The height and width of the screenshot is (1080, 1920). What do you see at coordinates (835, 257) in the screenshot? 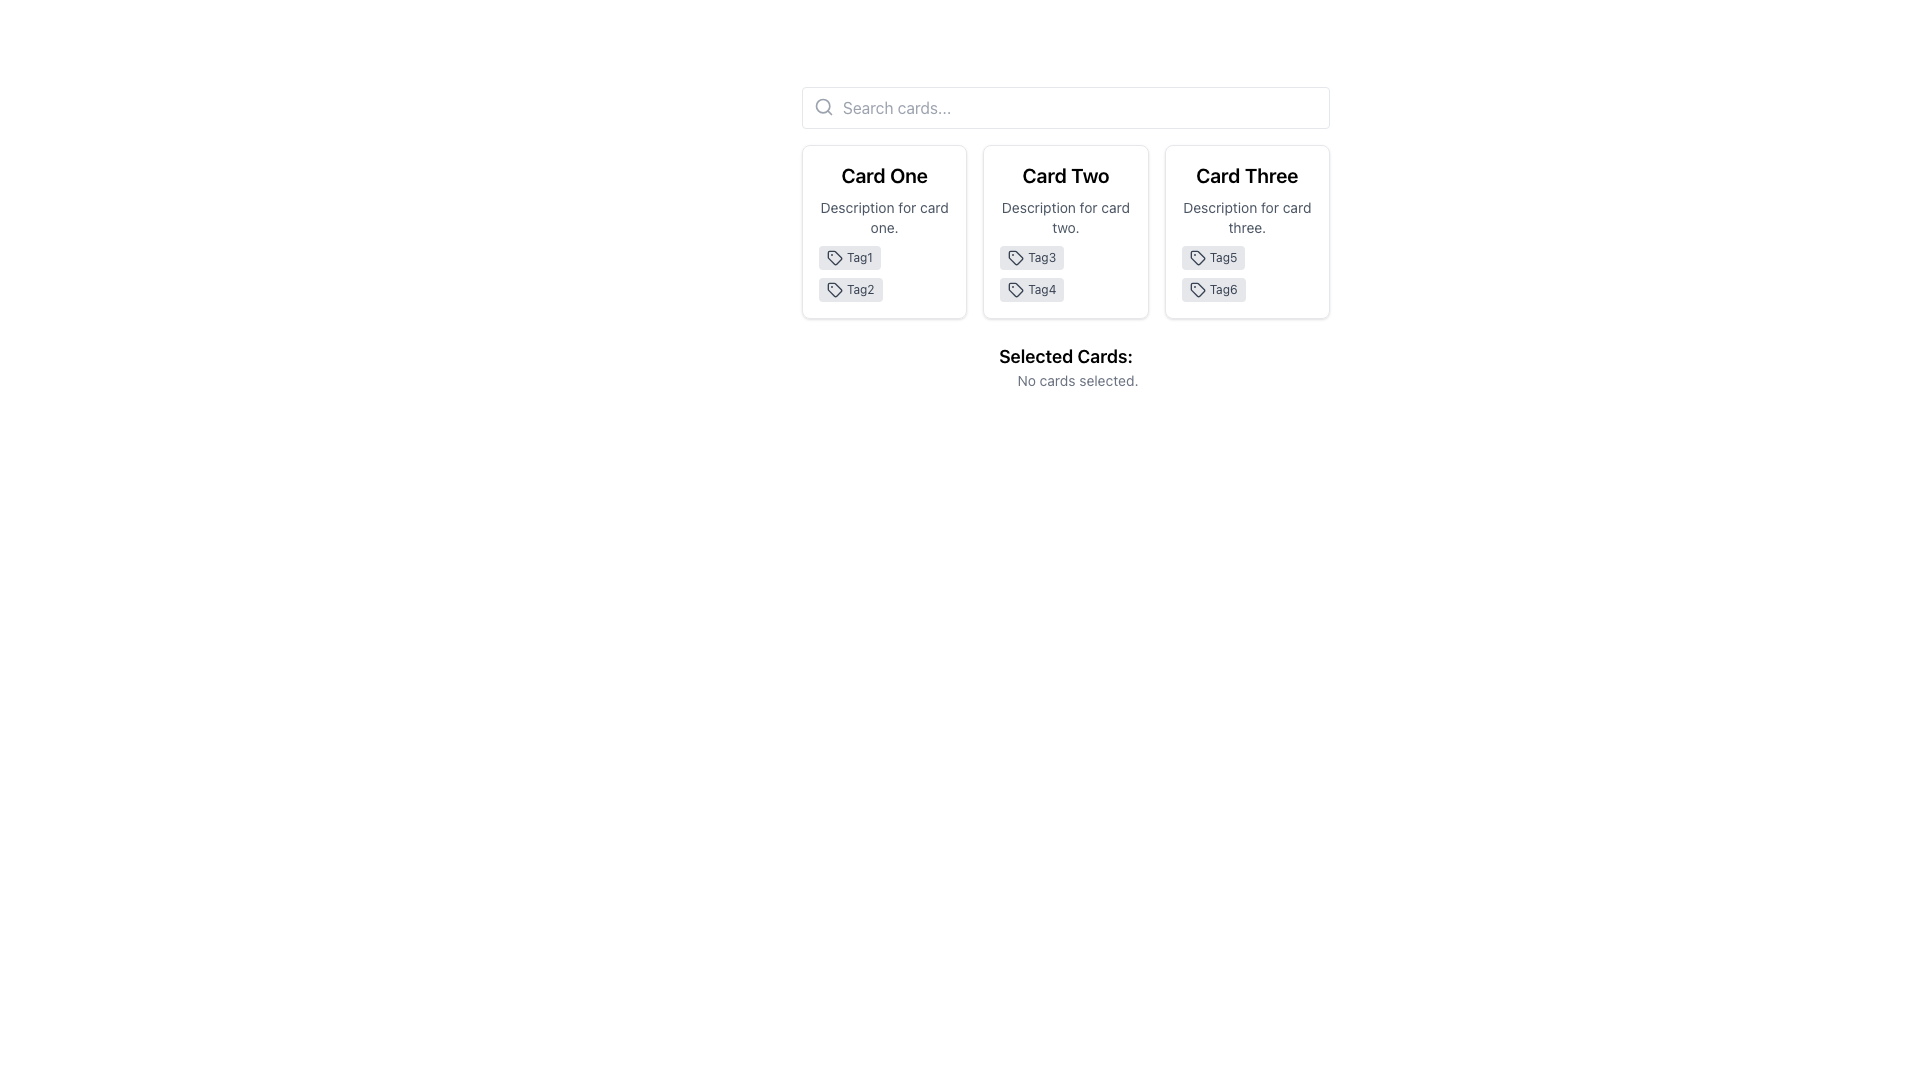
I see `the icon located at the top-left corner of the 'Tag1' label, which is under 'Card One'` at bounding box center [835, 257].